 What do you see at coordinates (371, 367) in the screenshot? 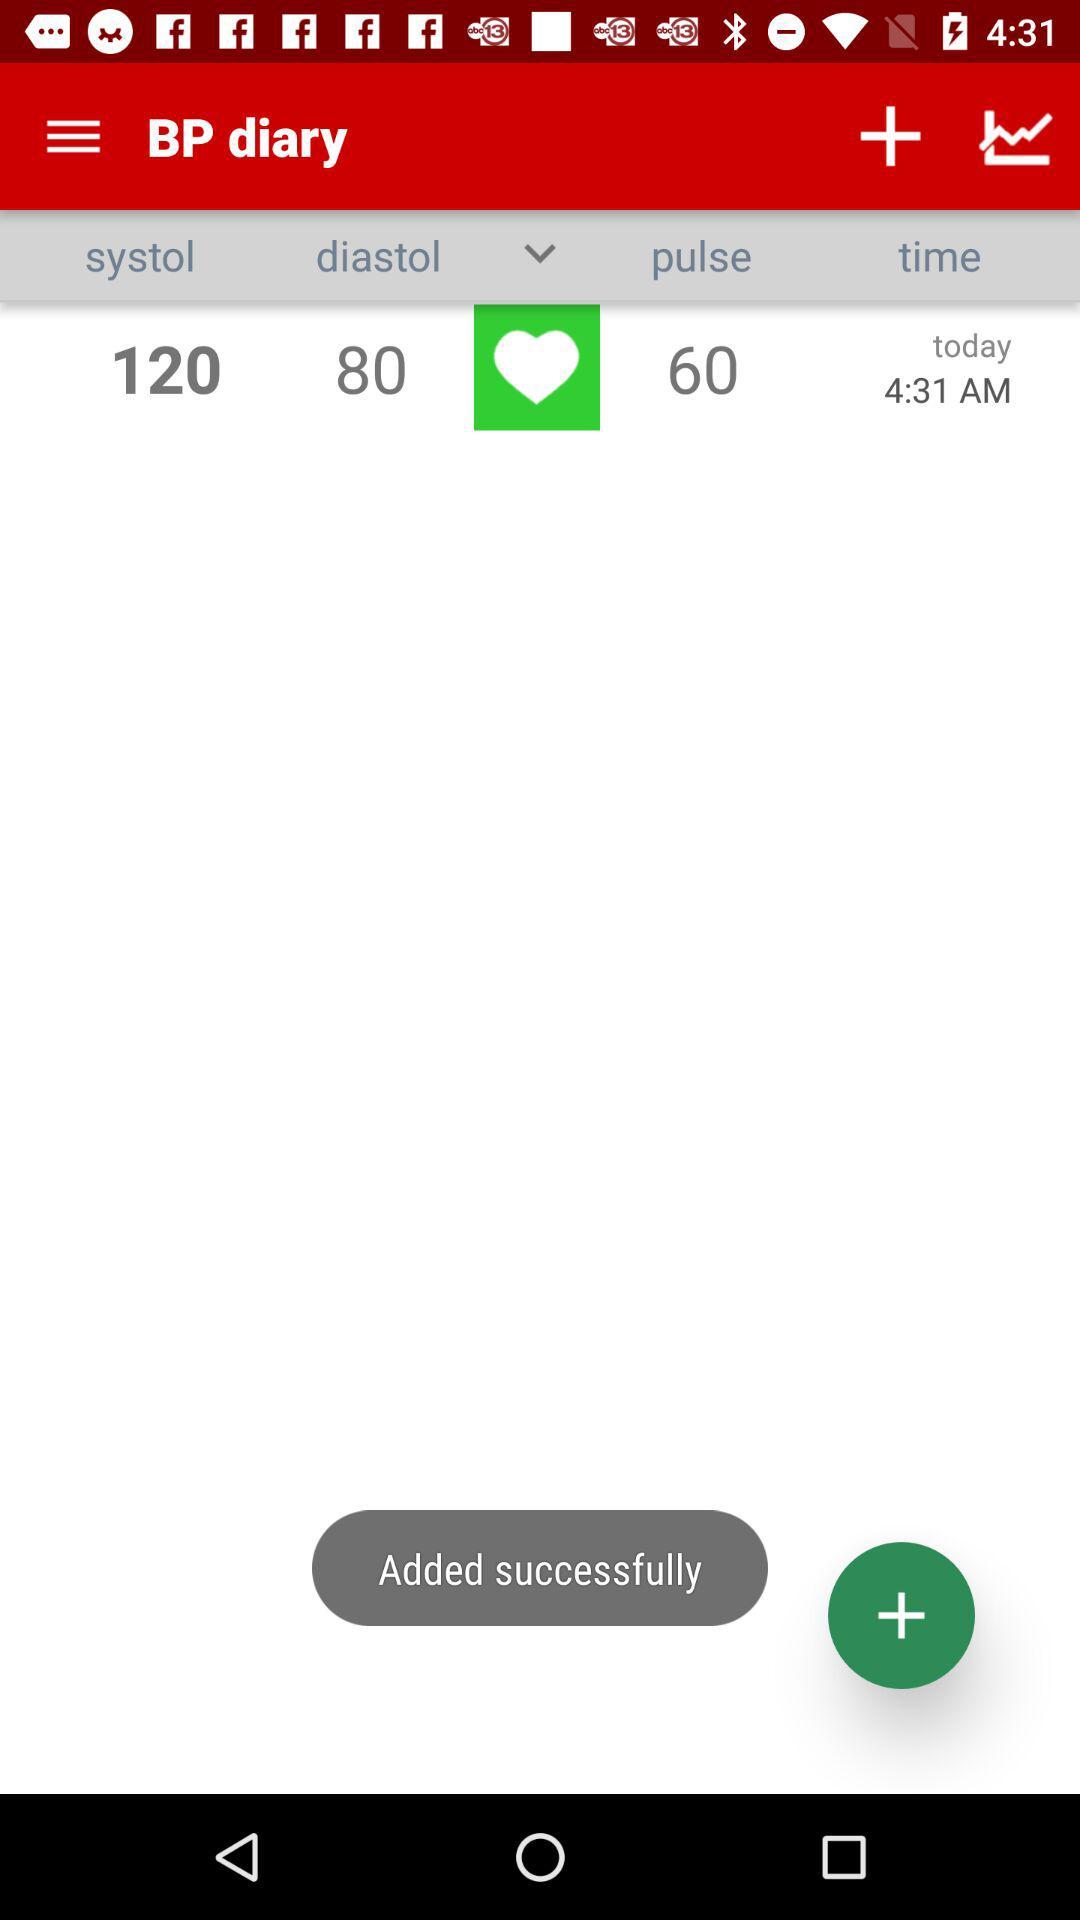
I see `the 80 item` at bounding box center [371, 367].